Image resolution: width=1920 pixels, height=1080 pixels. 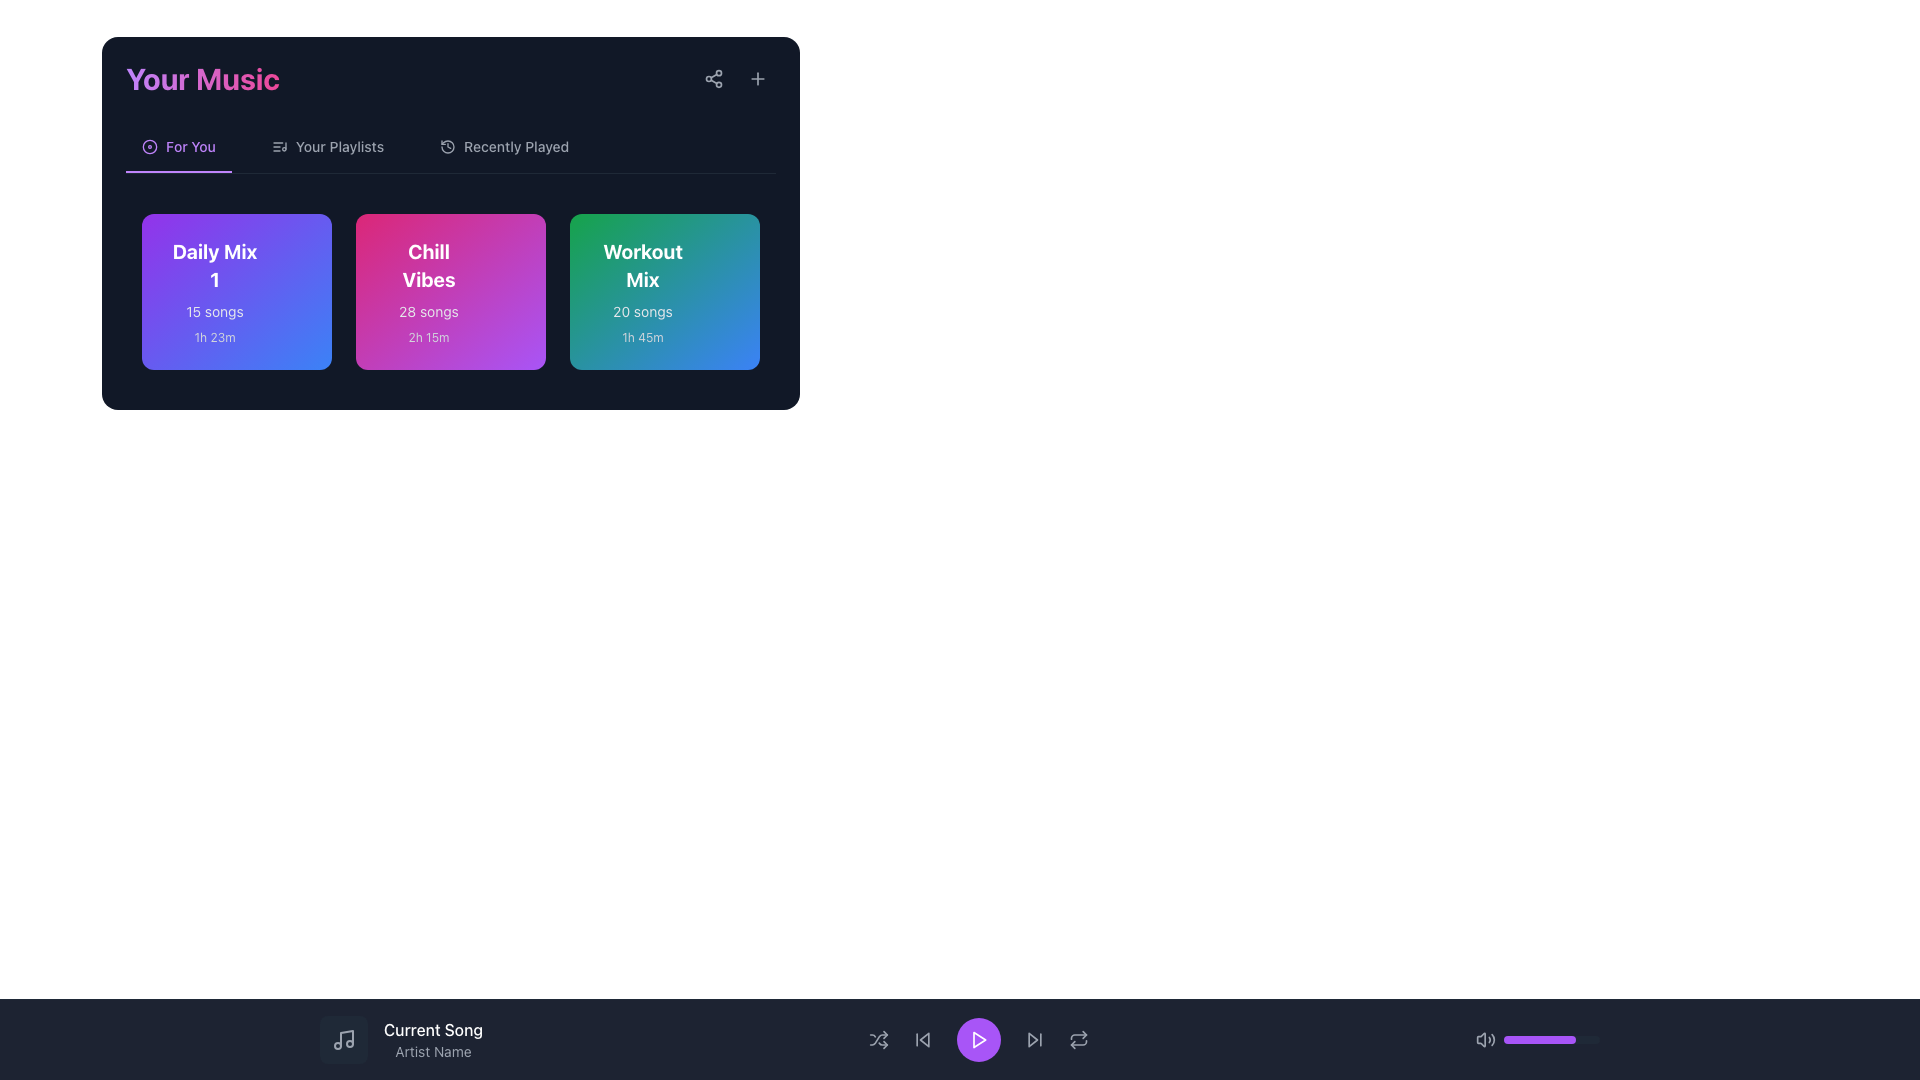 What do you see at coordinates (327, 153) in the screenshot?
I see `the 'Your Playlists' navigation tab` at bounding box center [327, 153].